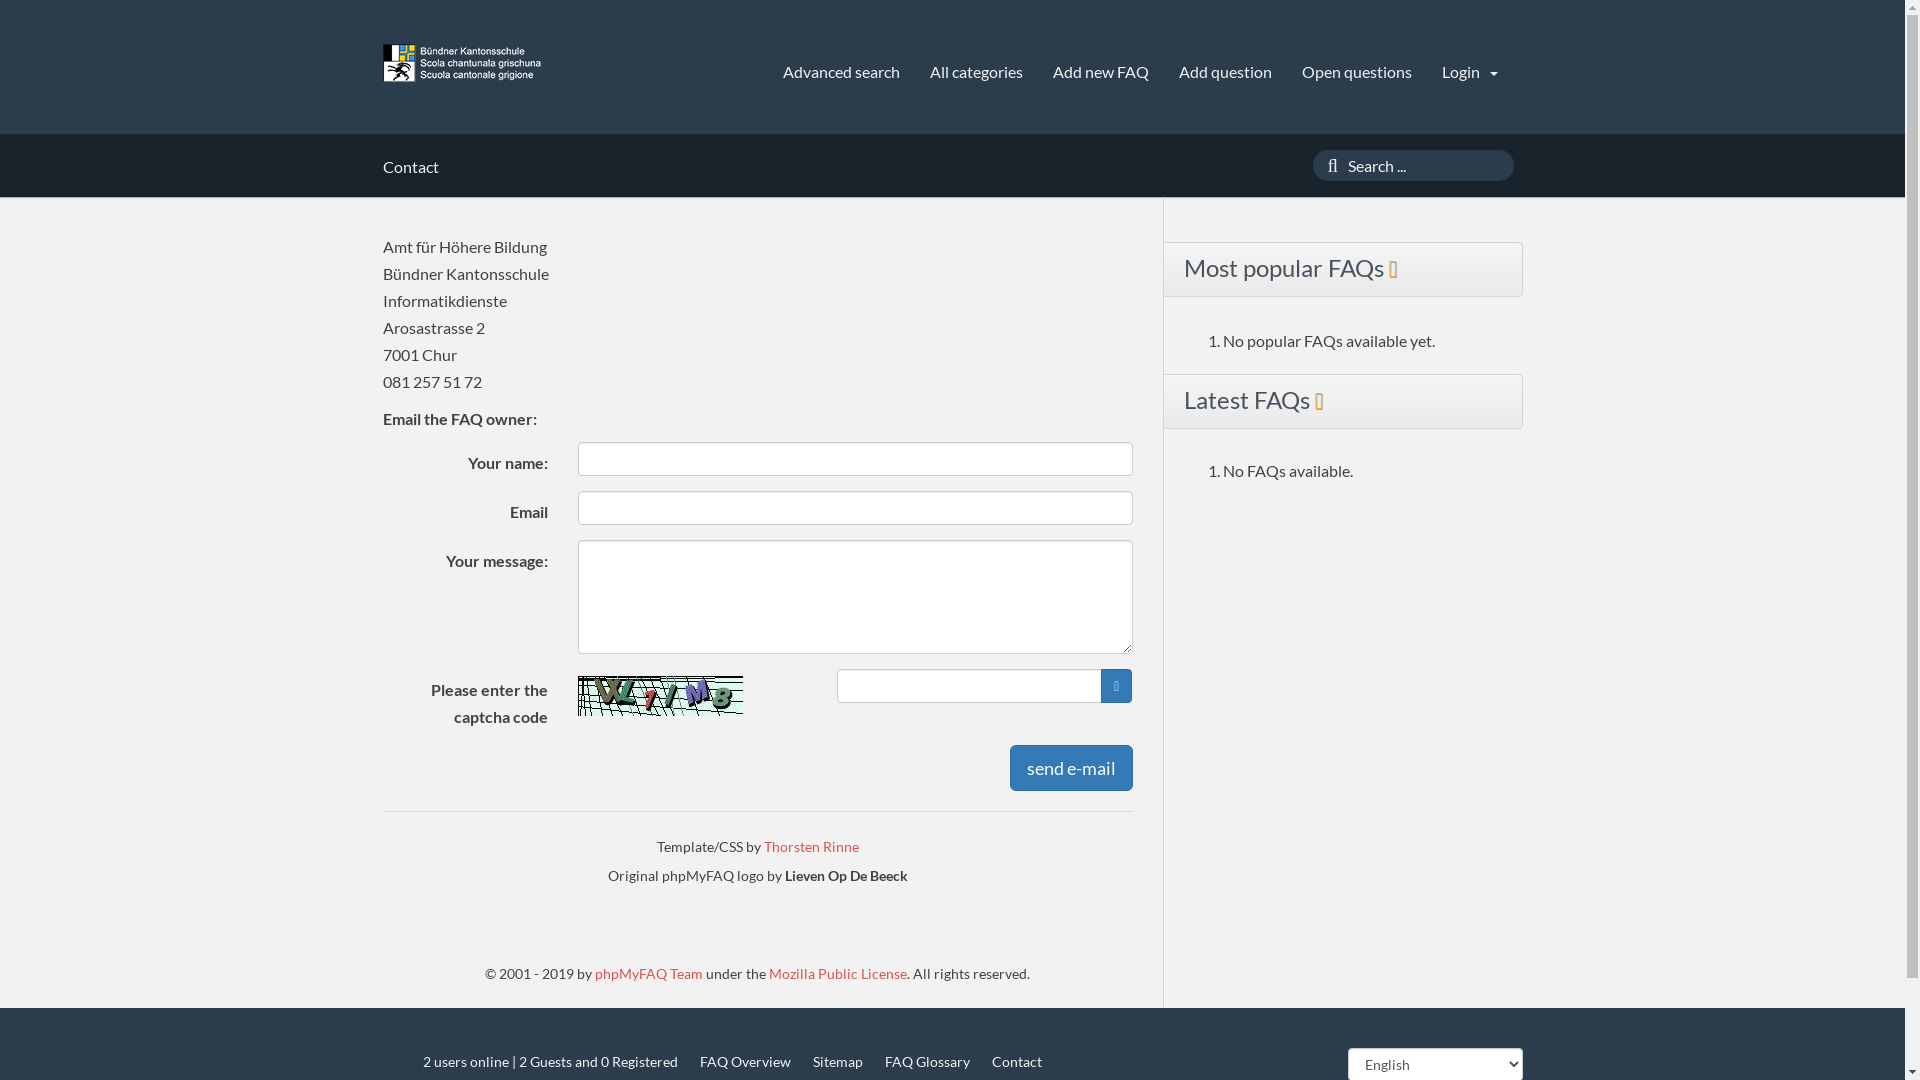  I want to click on 'Mozilla Public License', so click(838, 973).